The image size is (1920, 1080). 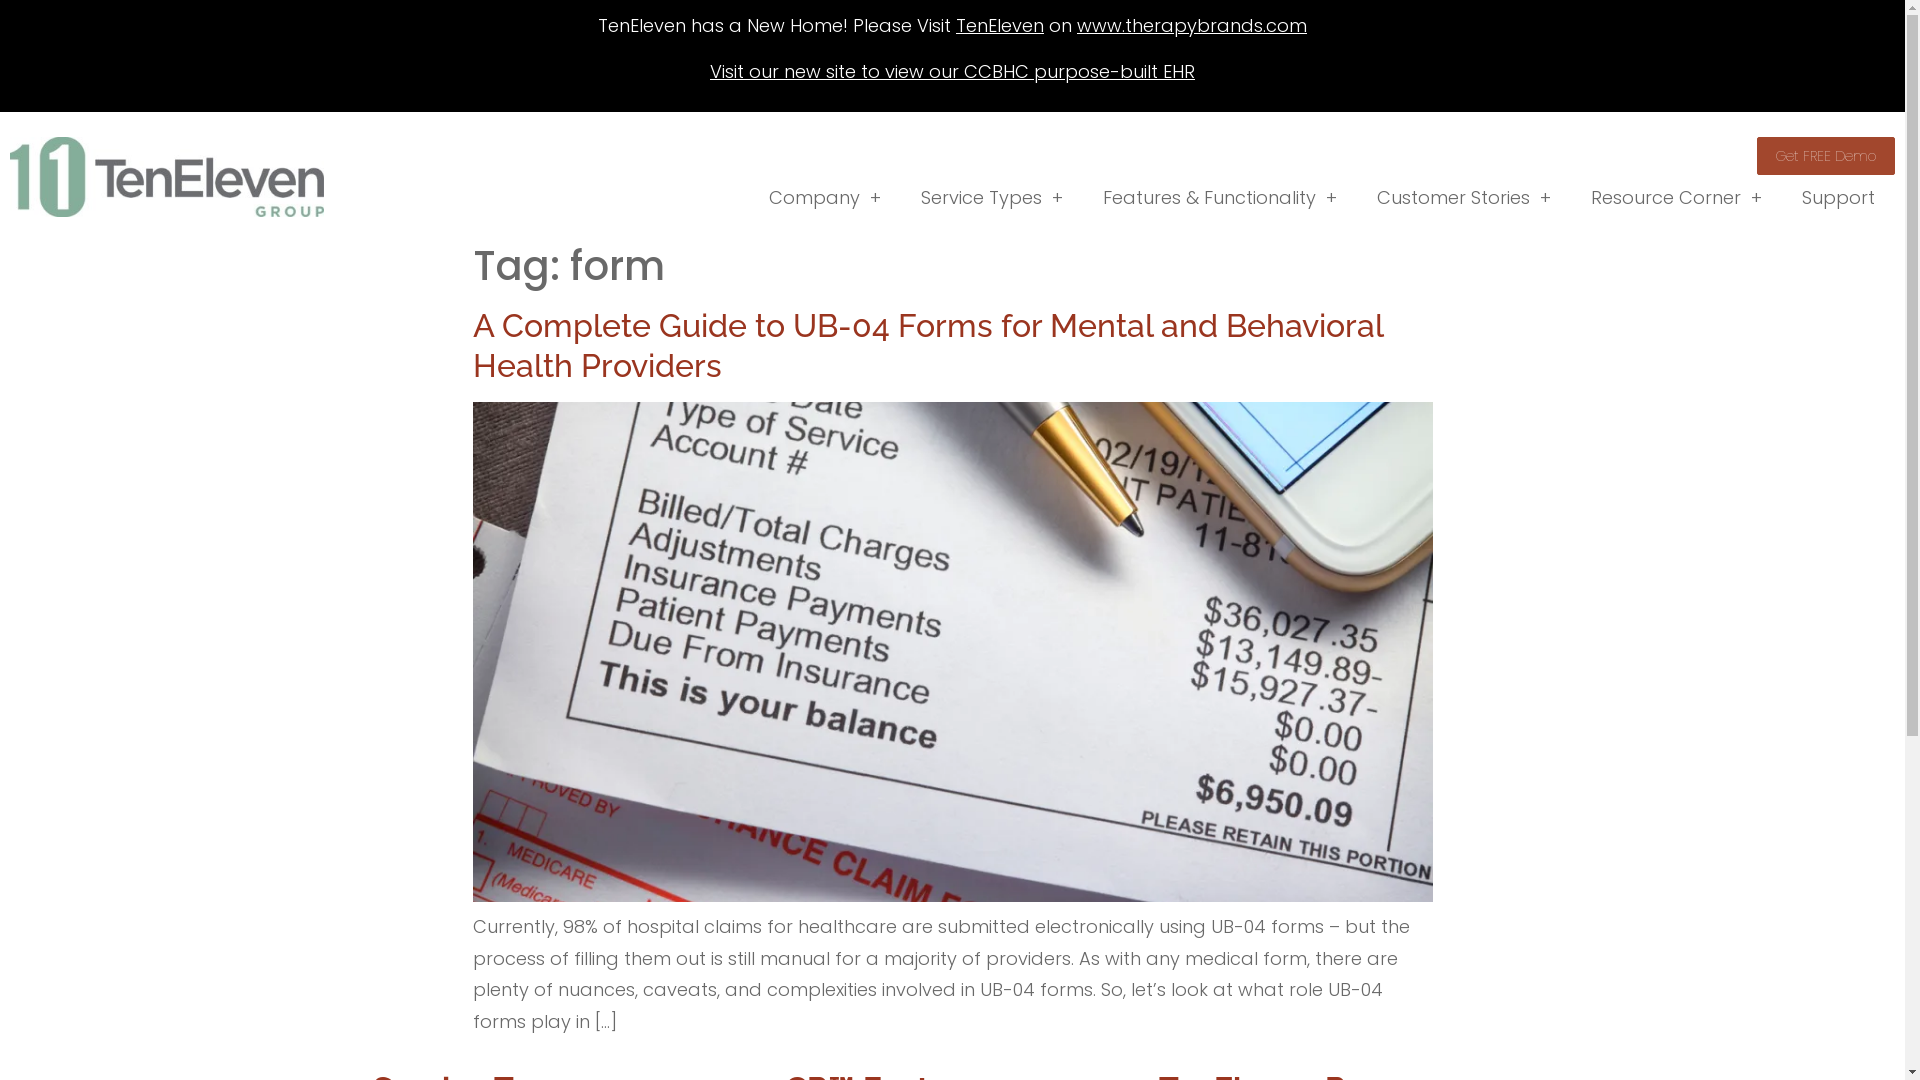 I want to click on 'Company', so click(x=825, y=197).